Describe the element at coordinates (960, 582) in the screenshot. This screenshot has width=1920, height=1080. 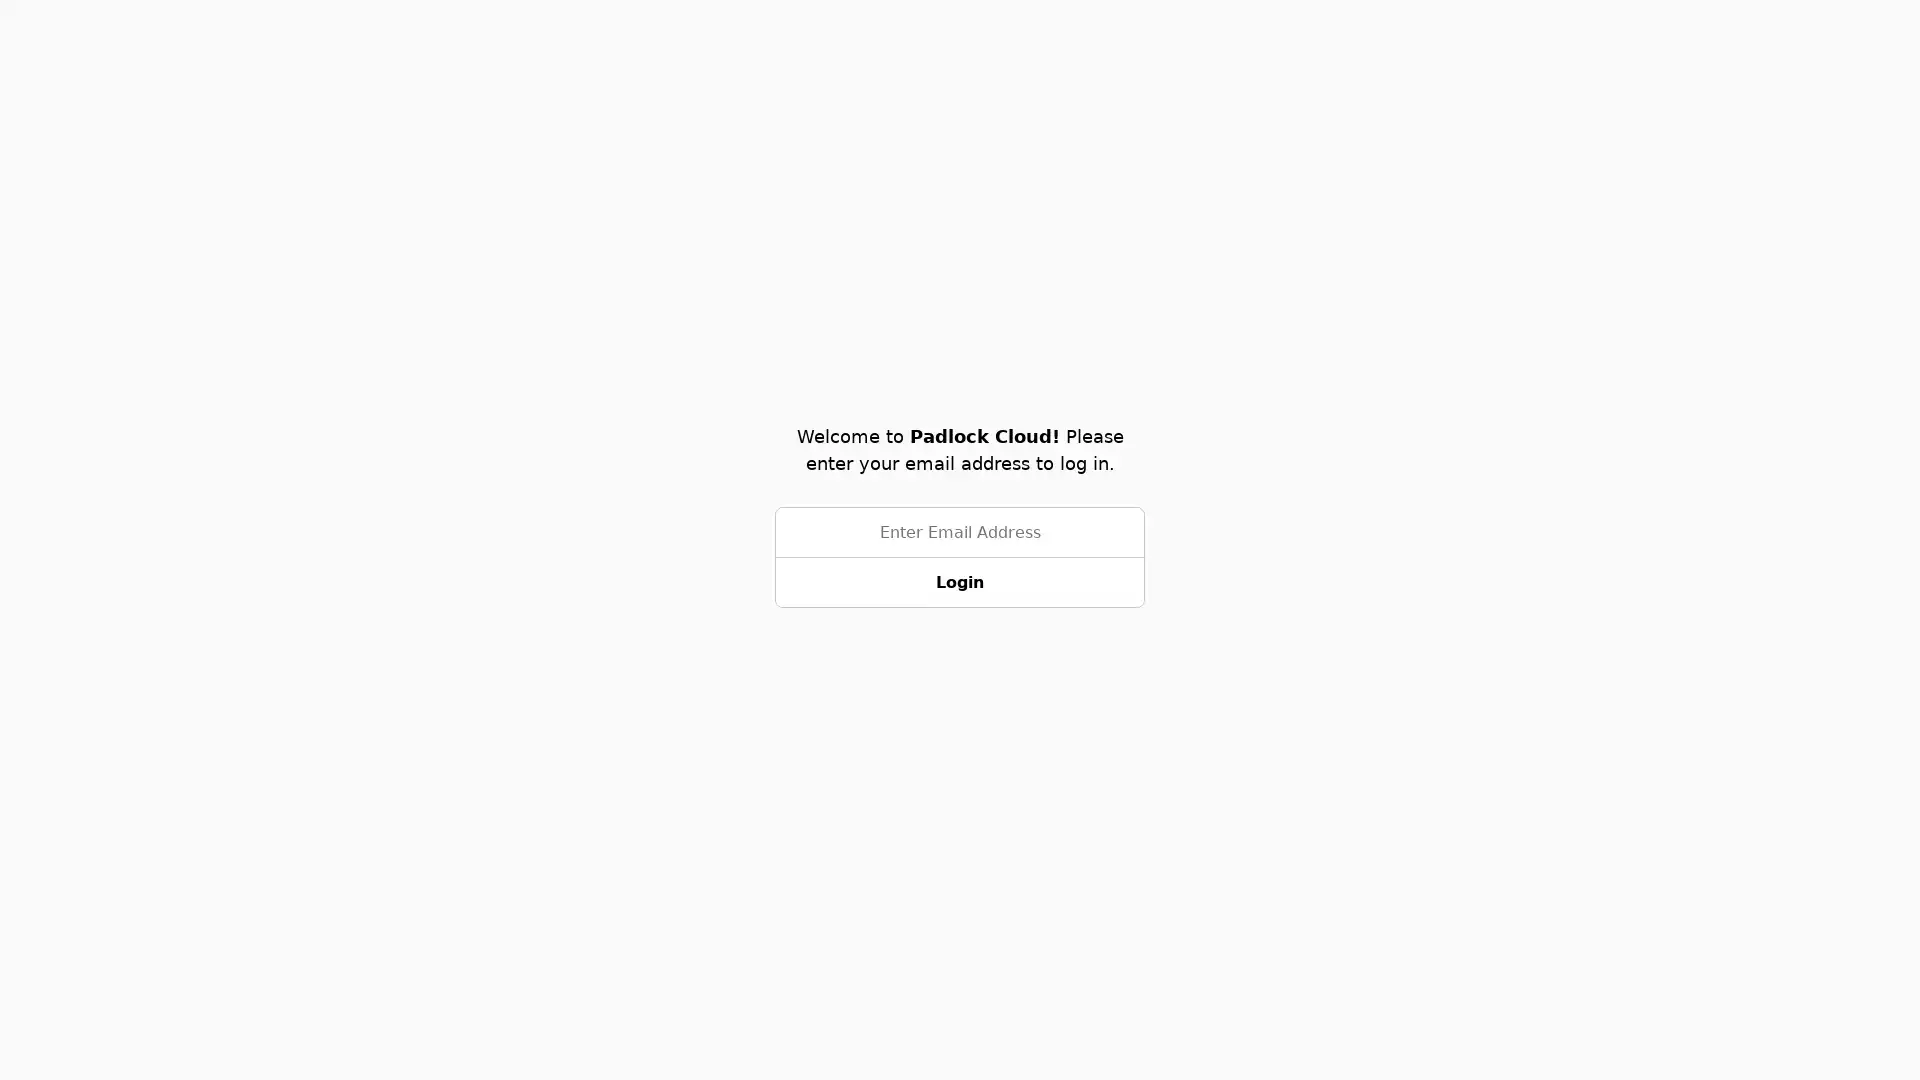
I see `Login` at that location.